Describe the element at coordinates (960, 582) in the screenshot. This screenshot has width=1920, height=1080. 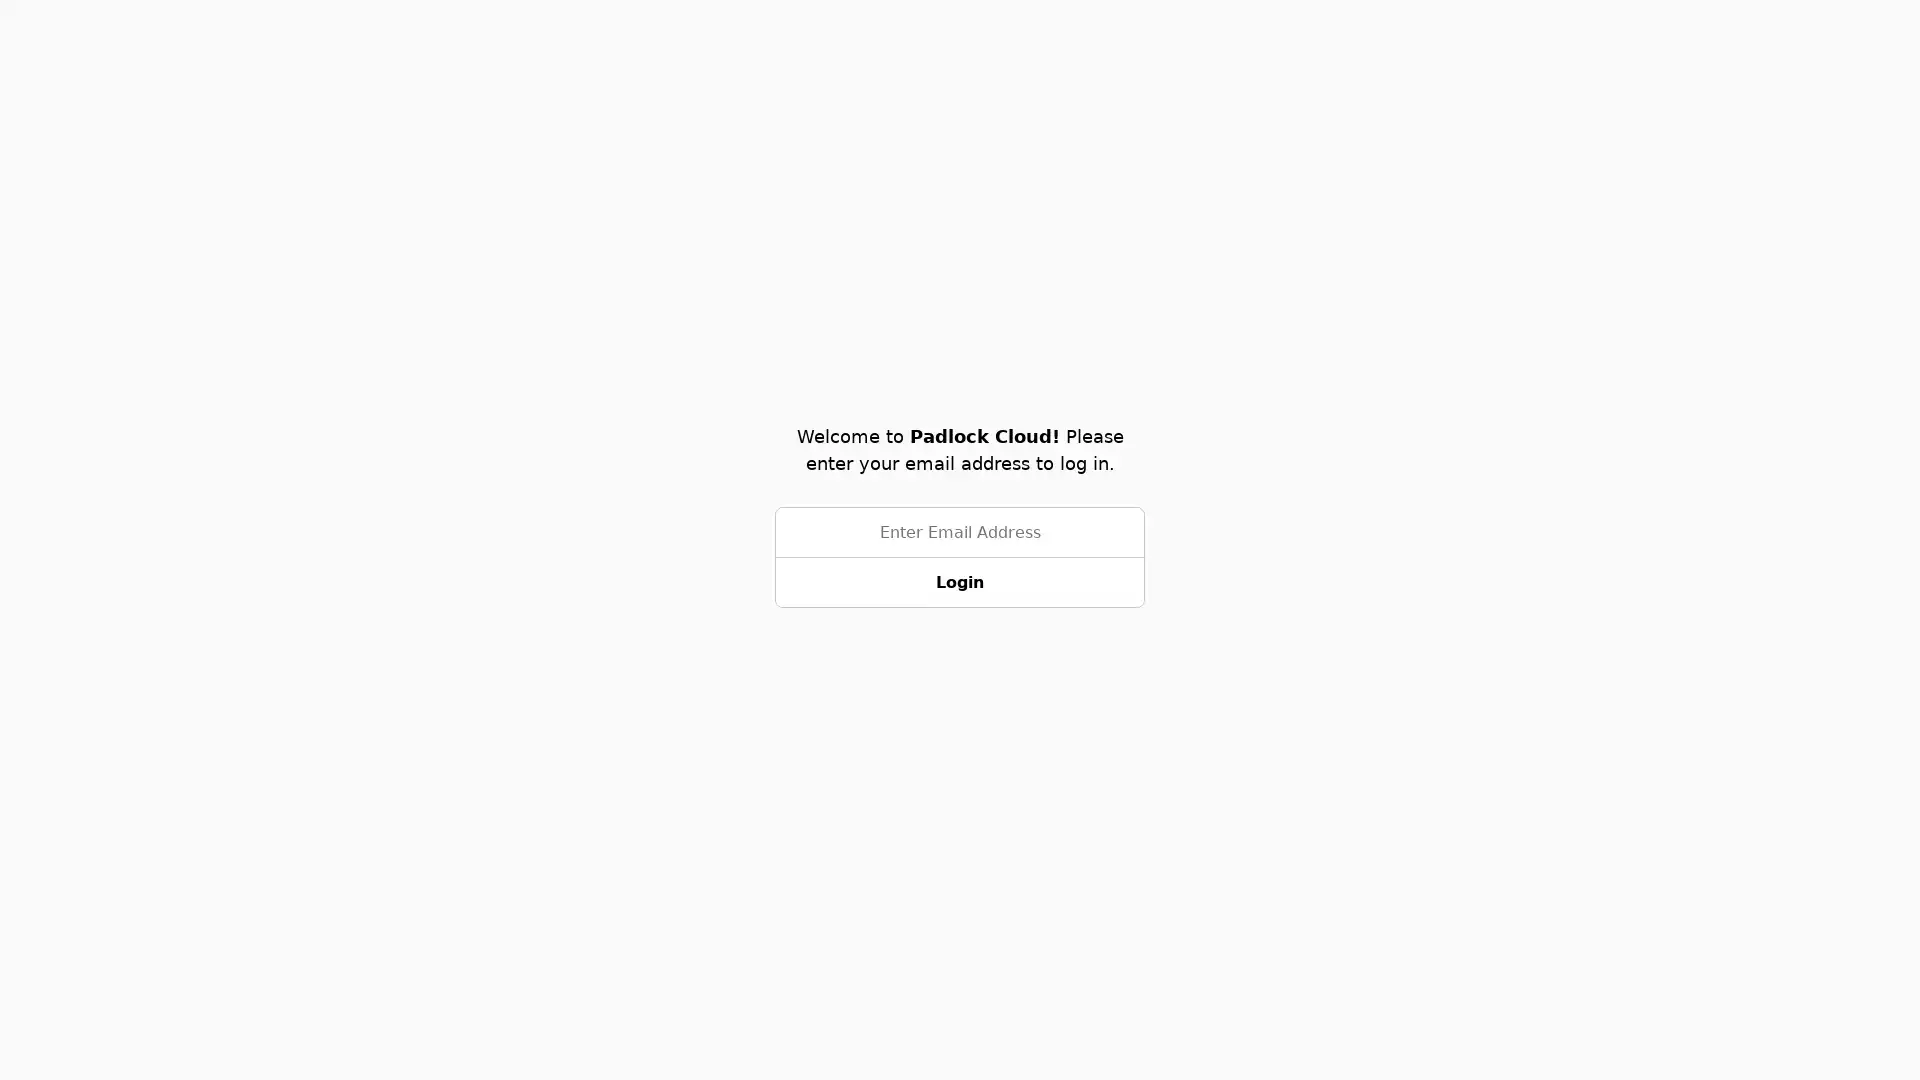
I see `Login` at that location.